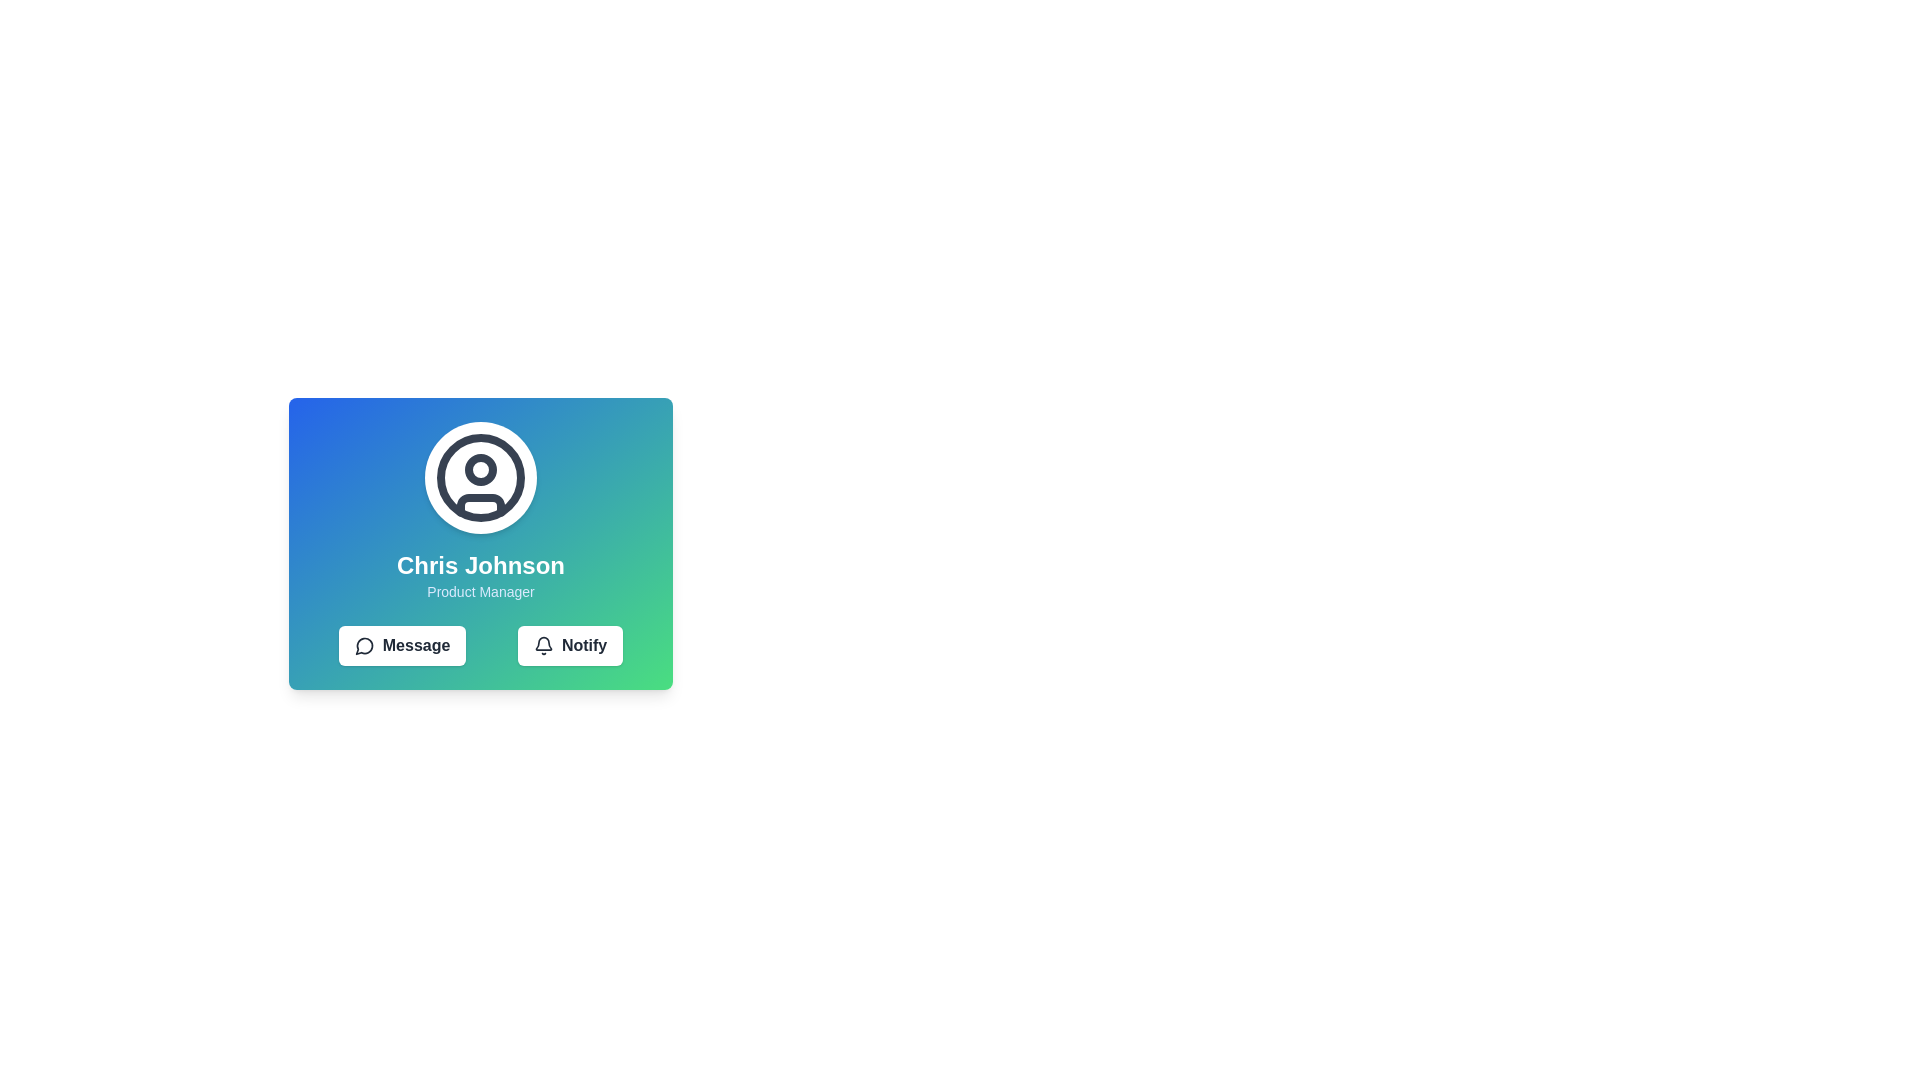 Image resolution: width=1920 pixels, height=1080 pixels. What do you see at coordinates (480, 590) in the screenshot?
I see `the 'Product Manager' text label which provides information about the individual's role, located directly below 'Chris Johnson'` at bounding box center [480, 590].